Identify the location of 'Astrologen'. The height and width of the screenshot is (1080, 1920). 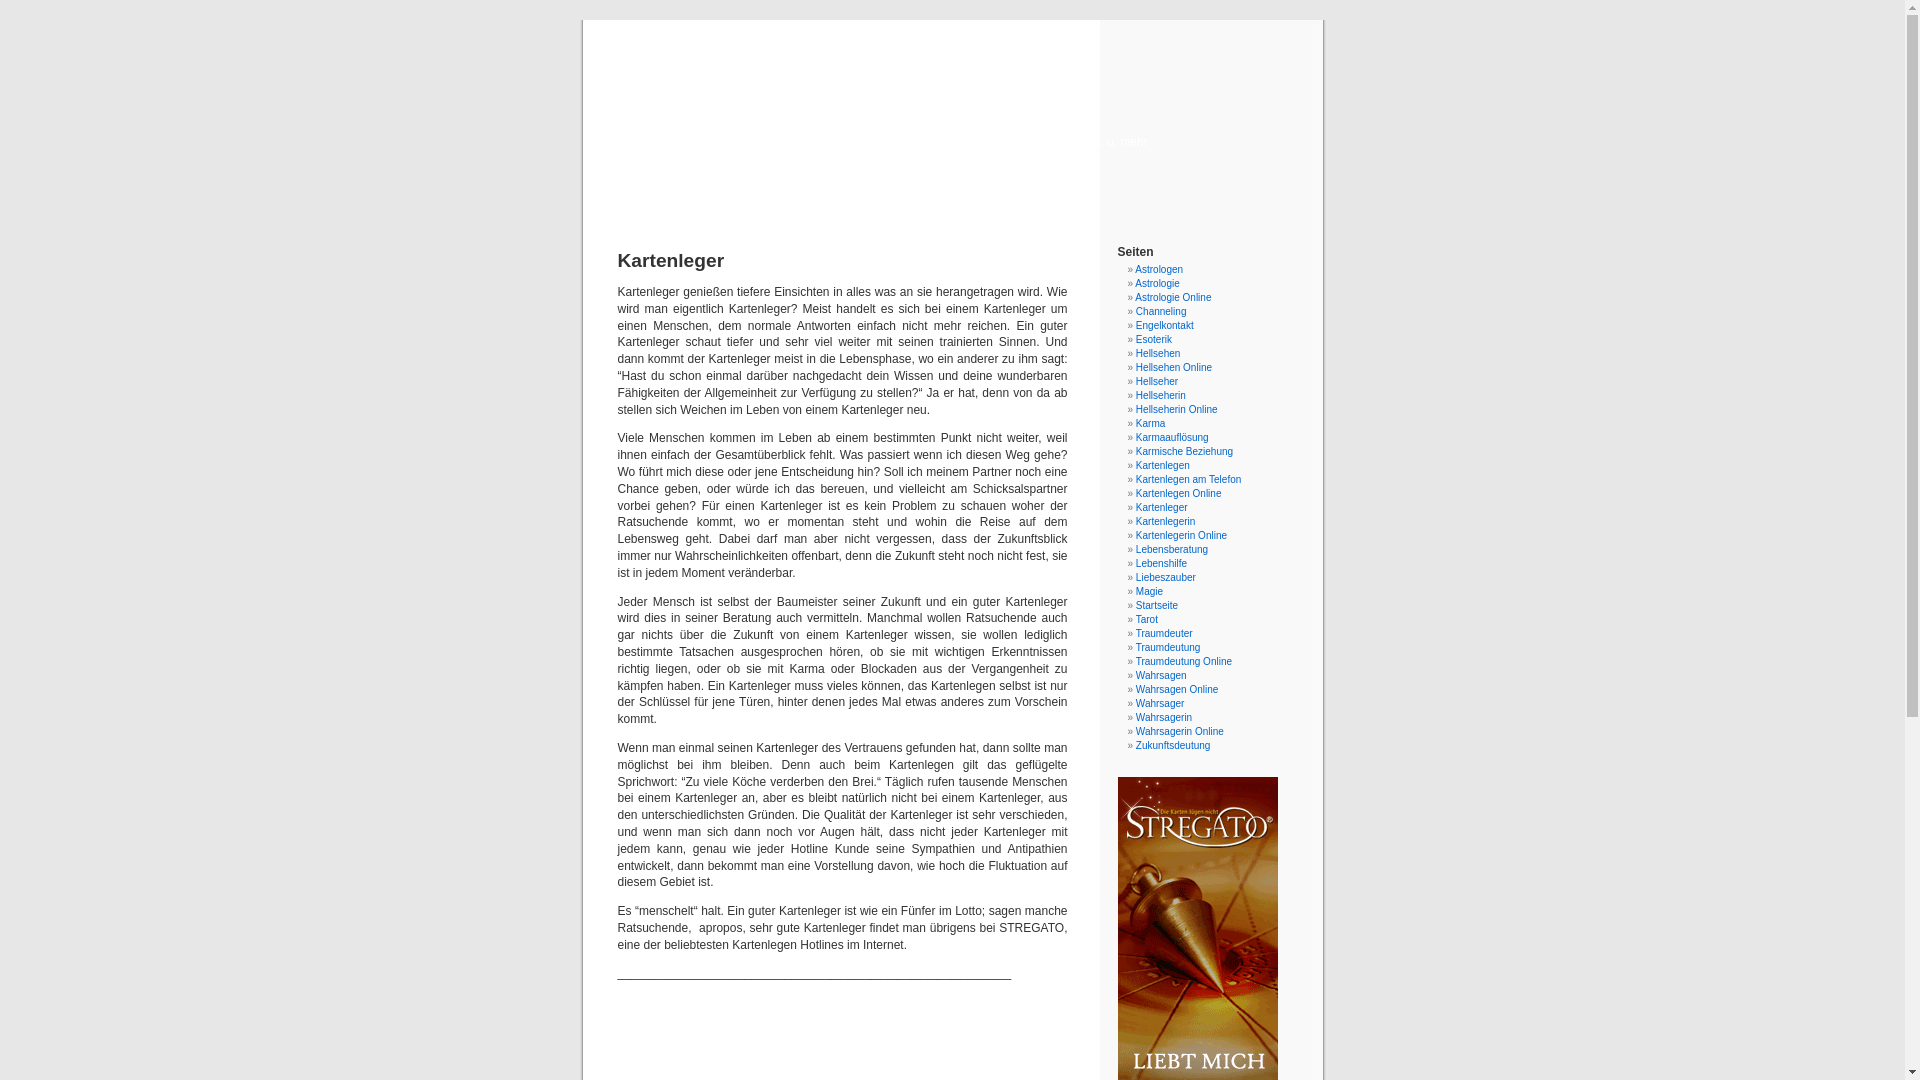
(1134, 268).